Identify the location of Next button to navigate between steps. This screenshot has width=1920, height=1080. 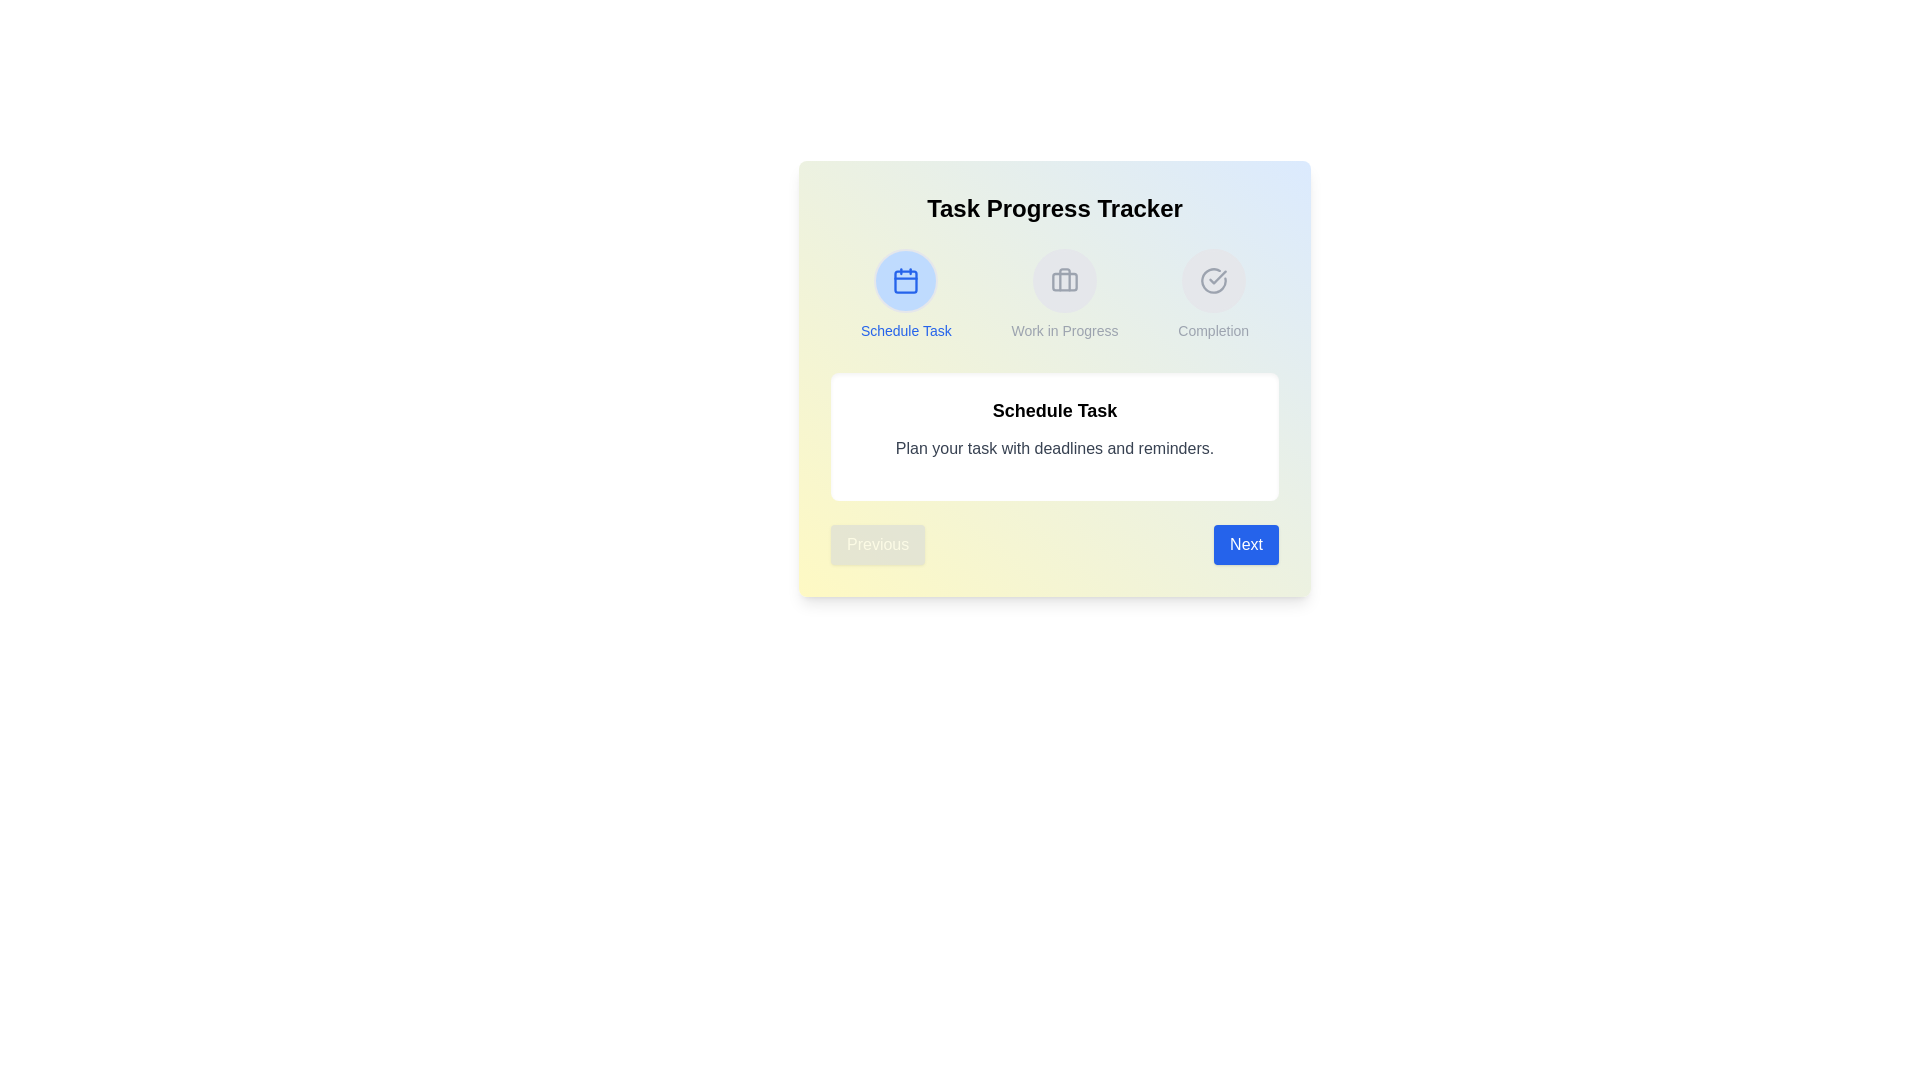
(1245, 544).